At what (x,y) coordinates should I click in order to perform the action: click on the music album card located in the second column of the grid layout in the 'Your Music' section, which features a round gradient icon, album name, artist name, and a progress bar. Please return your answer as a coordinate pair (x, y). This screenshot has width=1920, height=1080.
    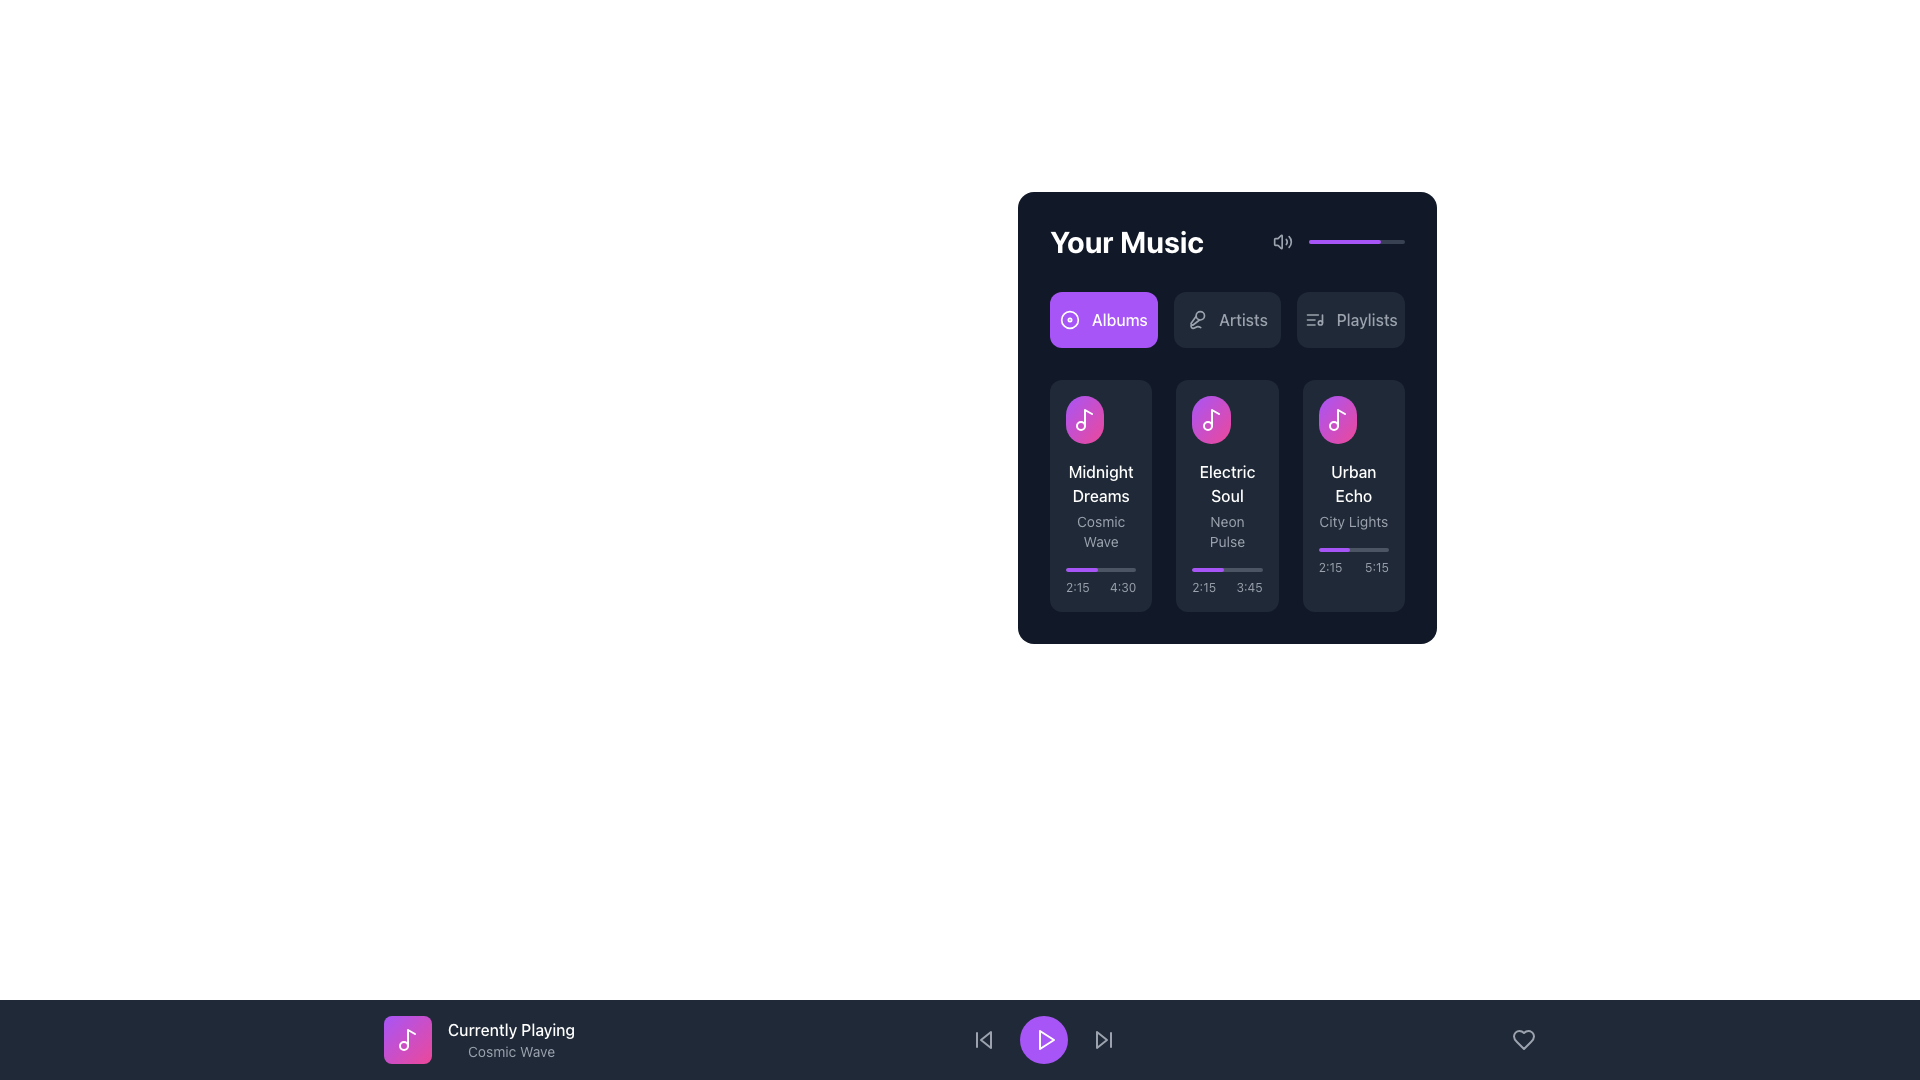
    Looking at the image, I should click on (1226, 495).